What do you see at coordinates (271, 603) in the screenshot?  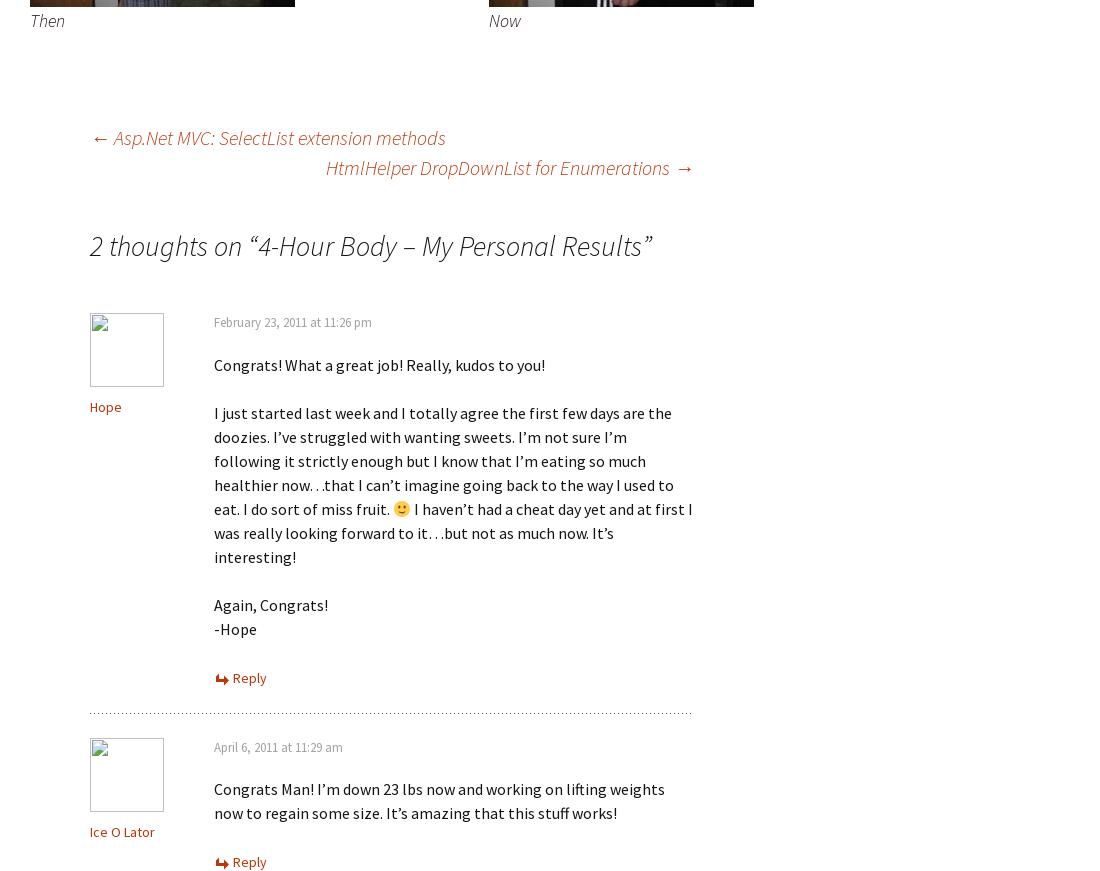 I see `'Again, Congrats!'` at bounding box center [271, 603].